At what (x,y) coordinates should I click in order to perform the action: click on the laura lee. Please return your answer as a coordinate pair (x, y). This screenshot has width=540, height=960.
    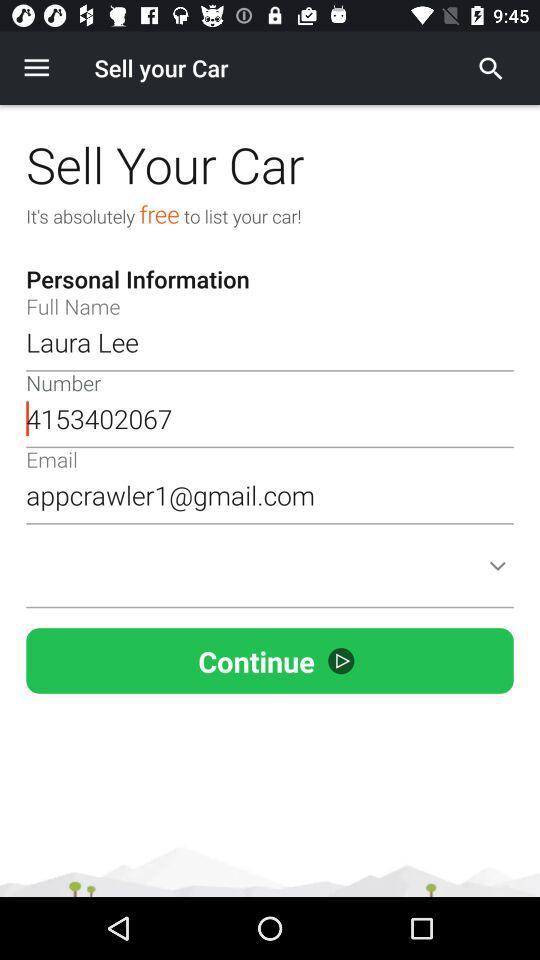
    Looking at the image, I should click on (270, 342).